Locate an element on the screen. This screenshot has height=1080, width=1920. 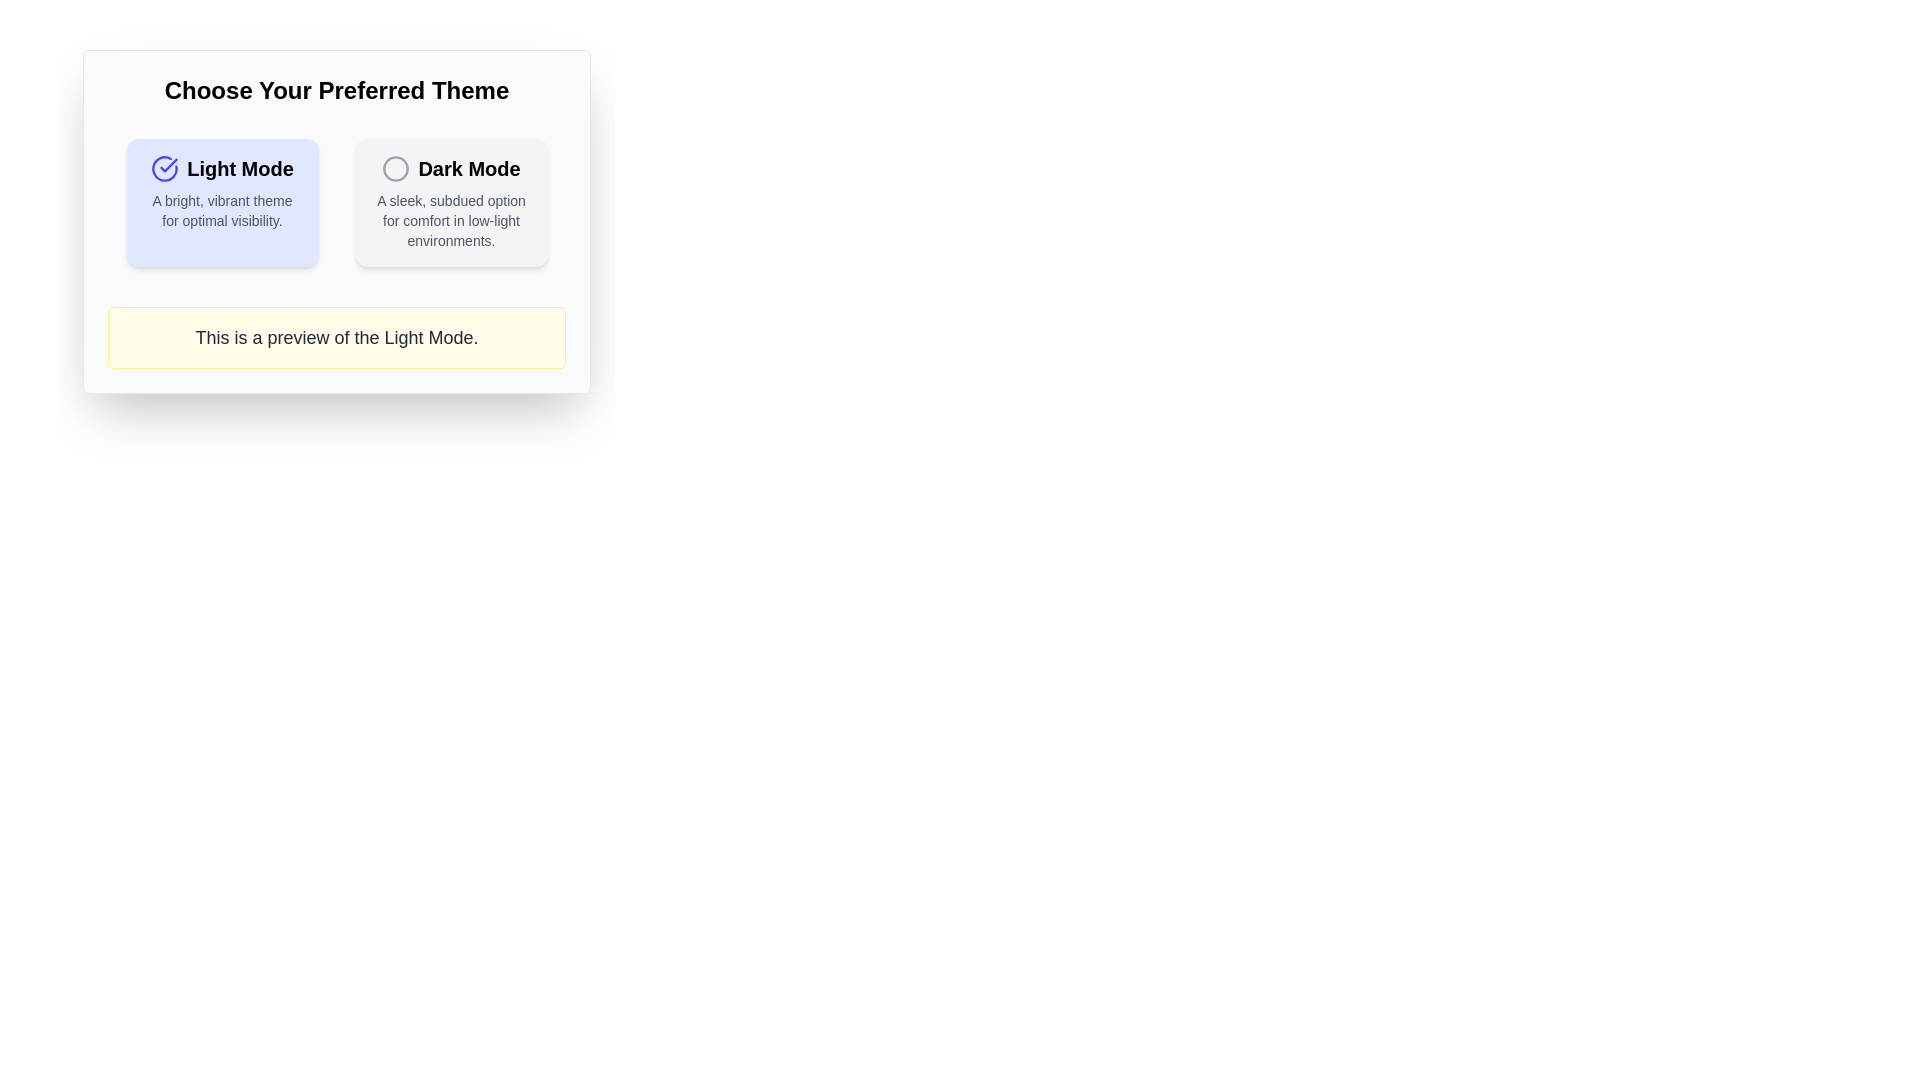
contents of the Text Label confirming and previewing the 'Light Mode', which is centered below the theme selection options is located at coordinates (336, 337).